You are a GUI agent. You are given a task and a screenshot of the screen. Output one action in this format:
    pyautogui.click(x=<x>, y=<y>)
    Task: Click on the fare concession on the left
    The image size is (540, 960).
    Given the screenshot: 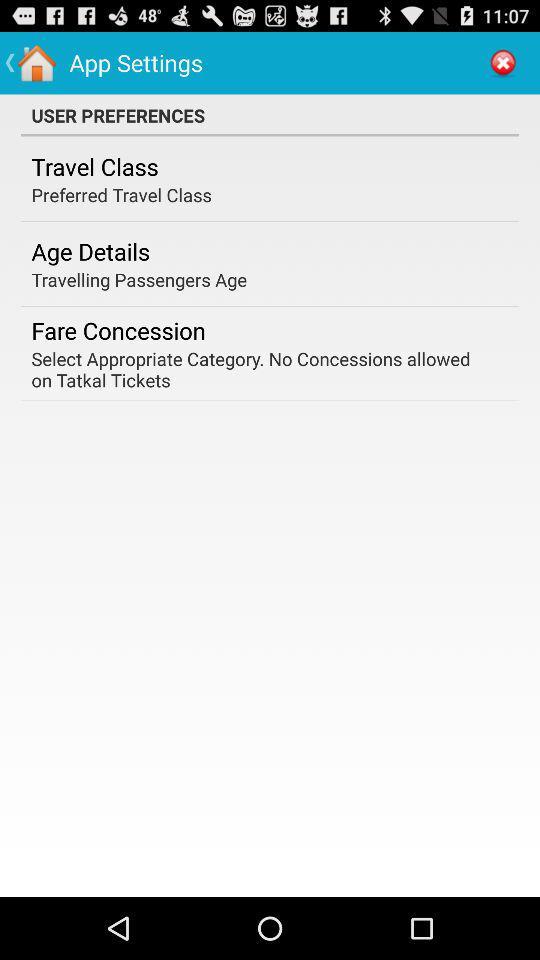 What is the action you would take?
    pyautogui.click(x=118, y=330)
    